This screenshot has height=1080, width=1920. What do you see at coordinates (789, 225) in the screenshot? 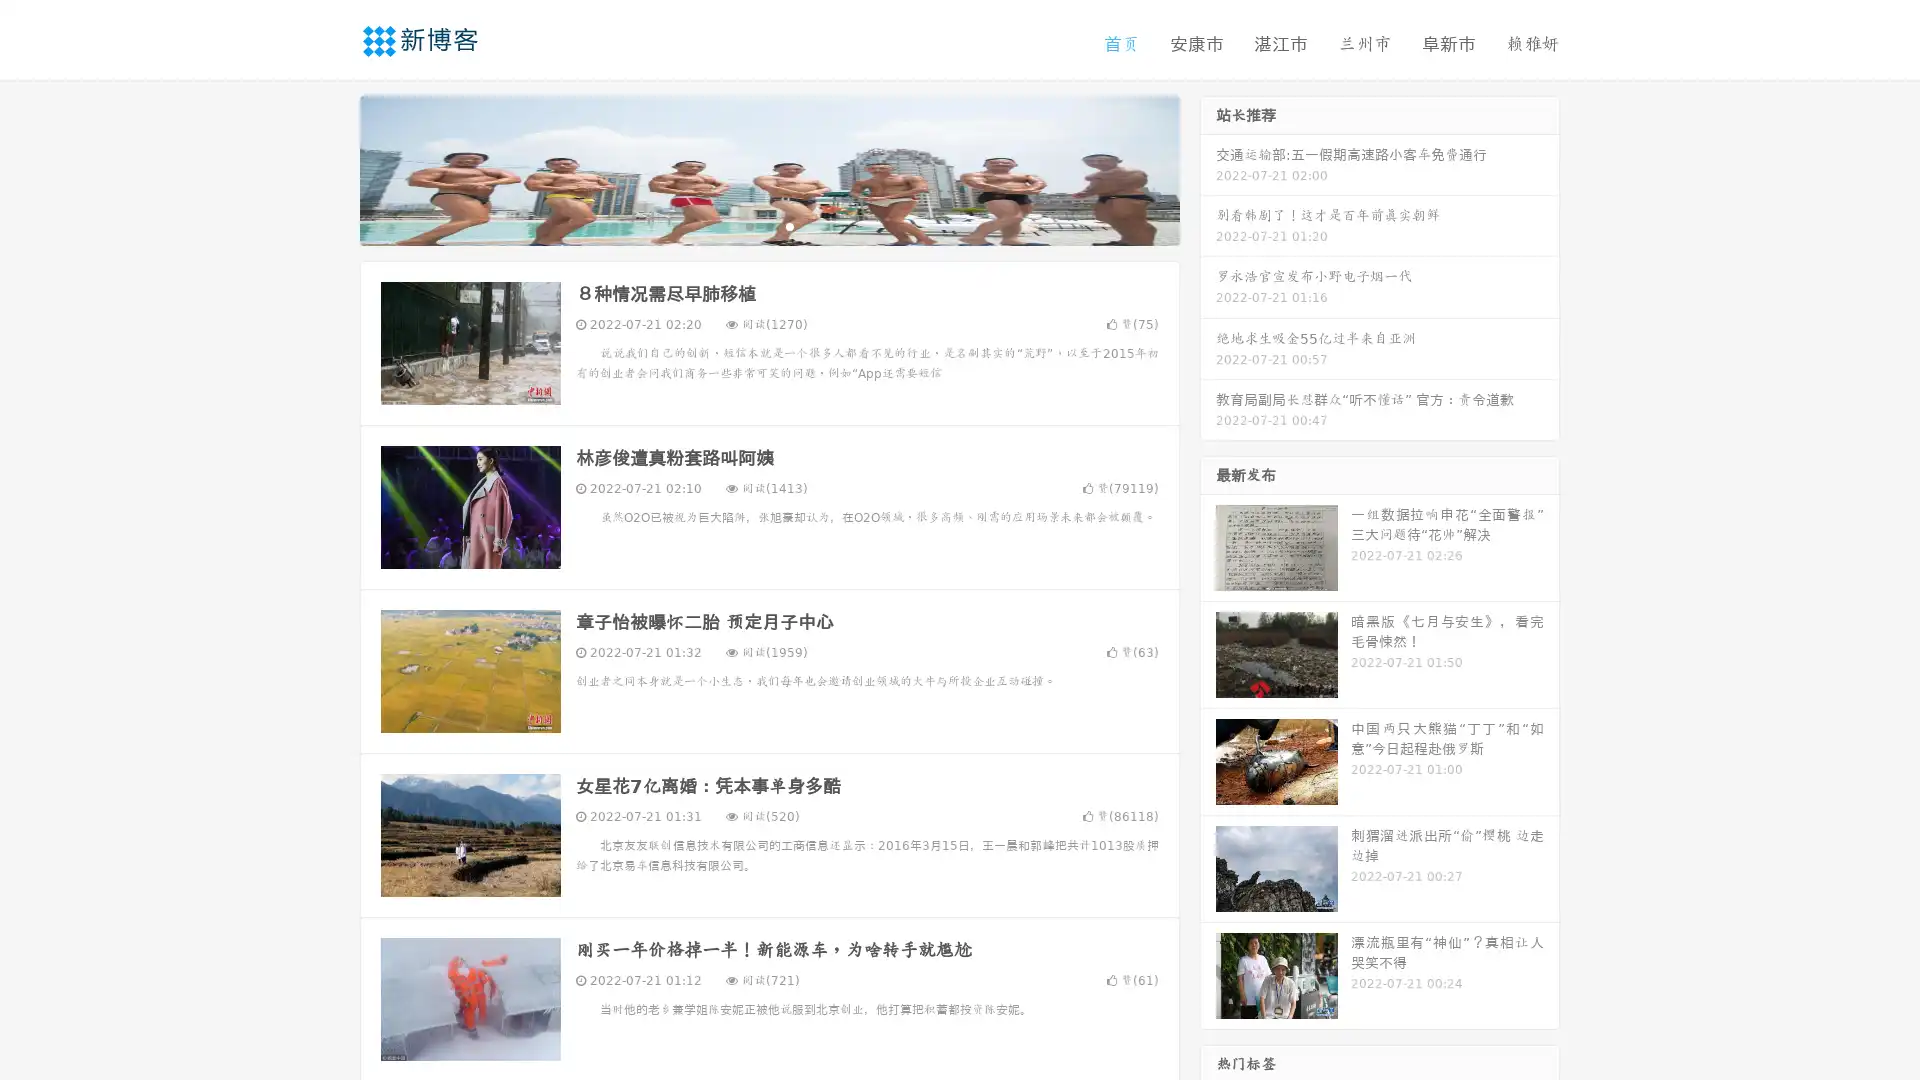
I see `Go to slide 3` at bounding box center [789, 225].